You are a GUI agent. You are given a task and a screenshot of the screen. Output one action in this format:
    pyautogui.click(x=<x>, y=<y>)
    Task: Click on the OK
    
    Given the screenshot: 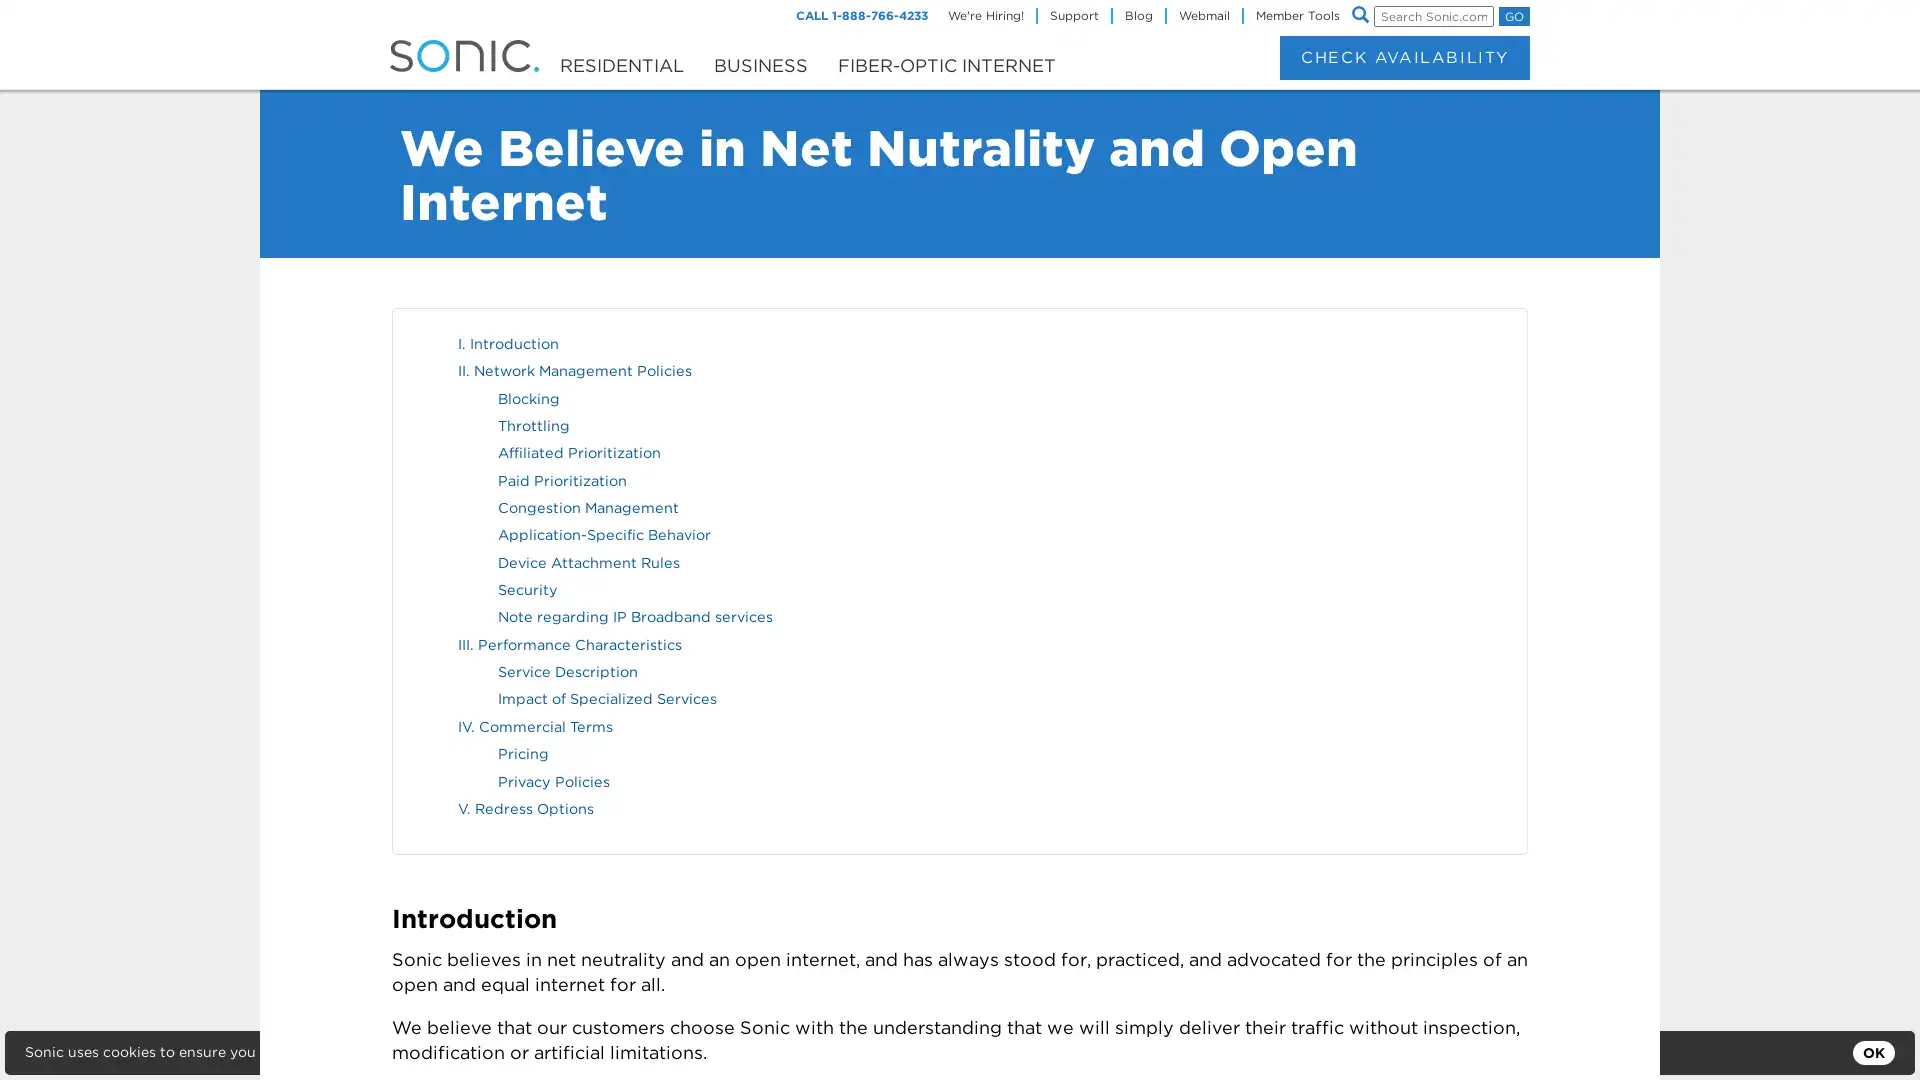 What is the action you would take?
    pyautogui.click(x=1872, y=1052)
    